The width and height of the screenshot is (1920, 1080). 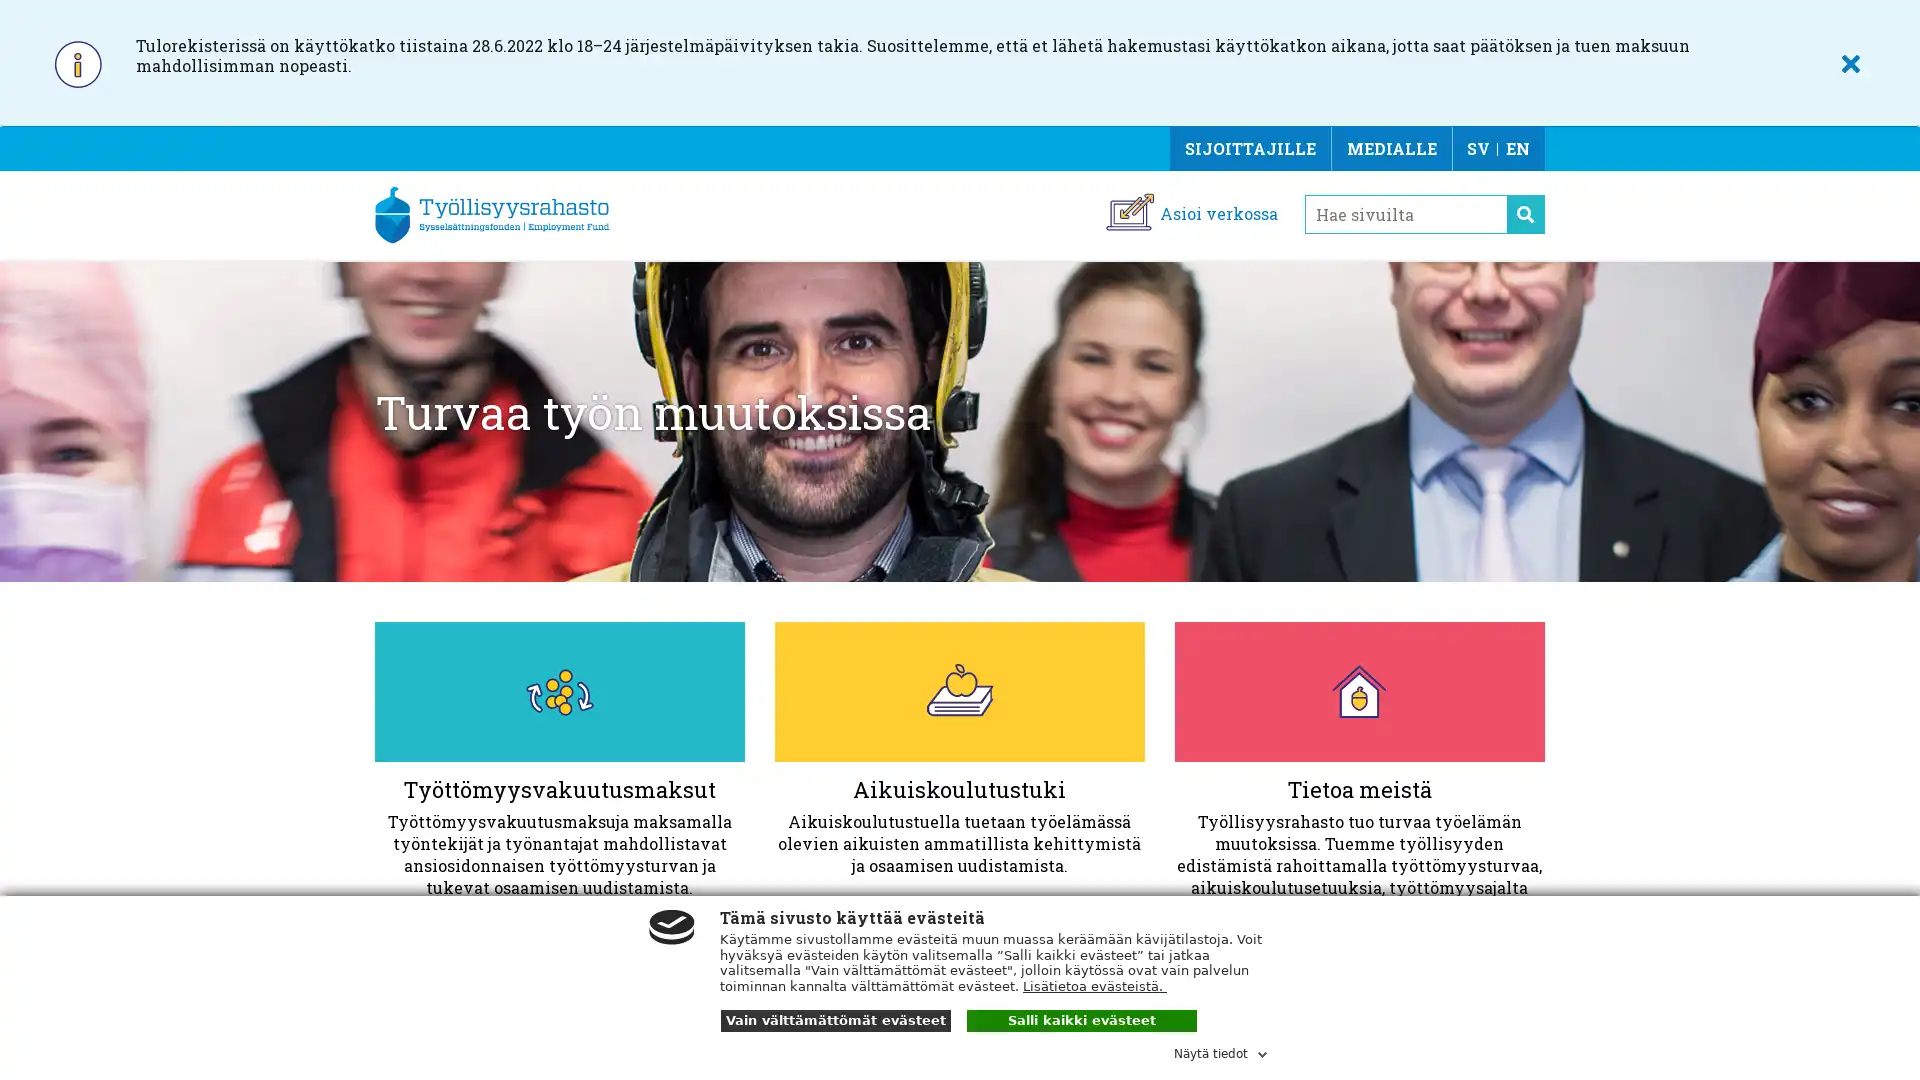 I want to click on SULJE, so click(x=1850, y=61).